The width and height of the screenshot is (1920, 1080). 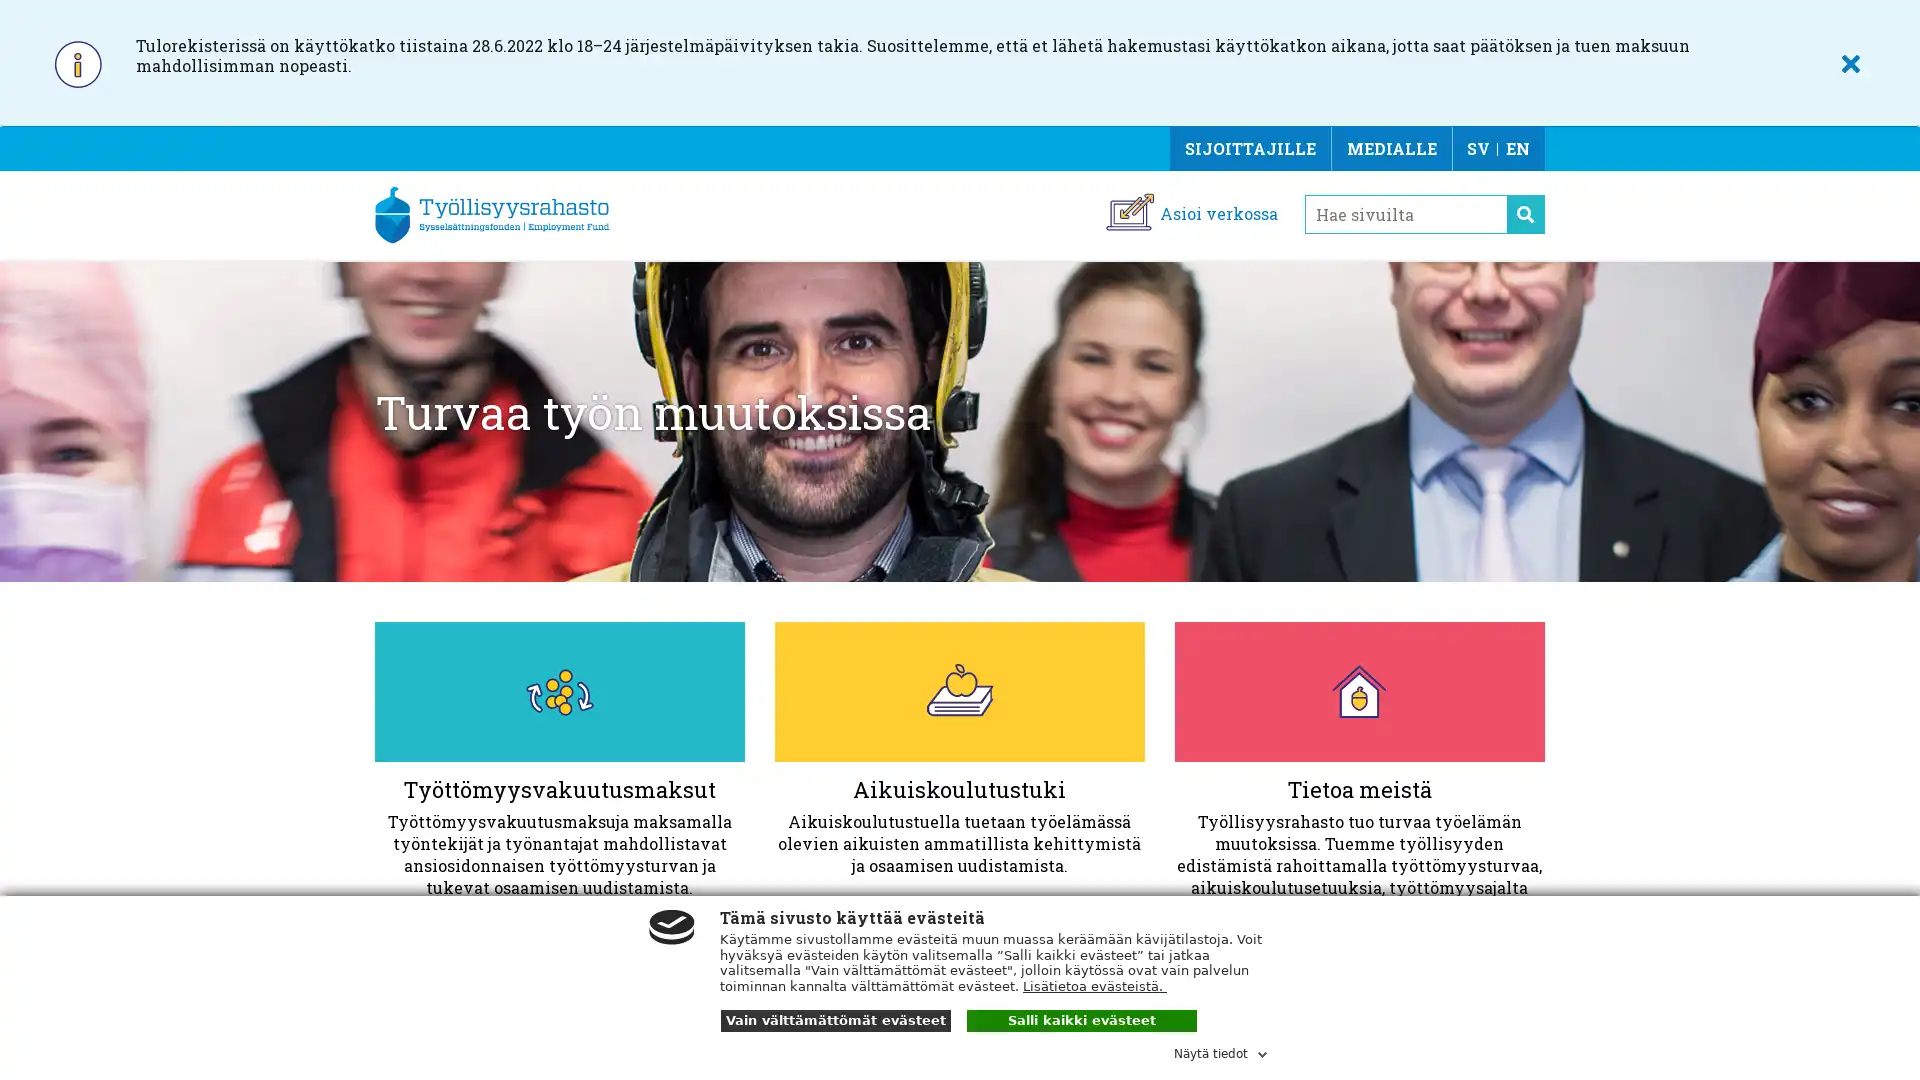 I want to click on SULJE, so click(x=1850, y=61).